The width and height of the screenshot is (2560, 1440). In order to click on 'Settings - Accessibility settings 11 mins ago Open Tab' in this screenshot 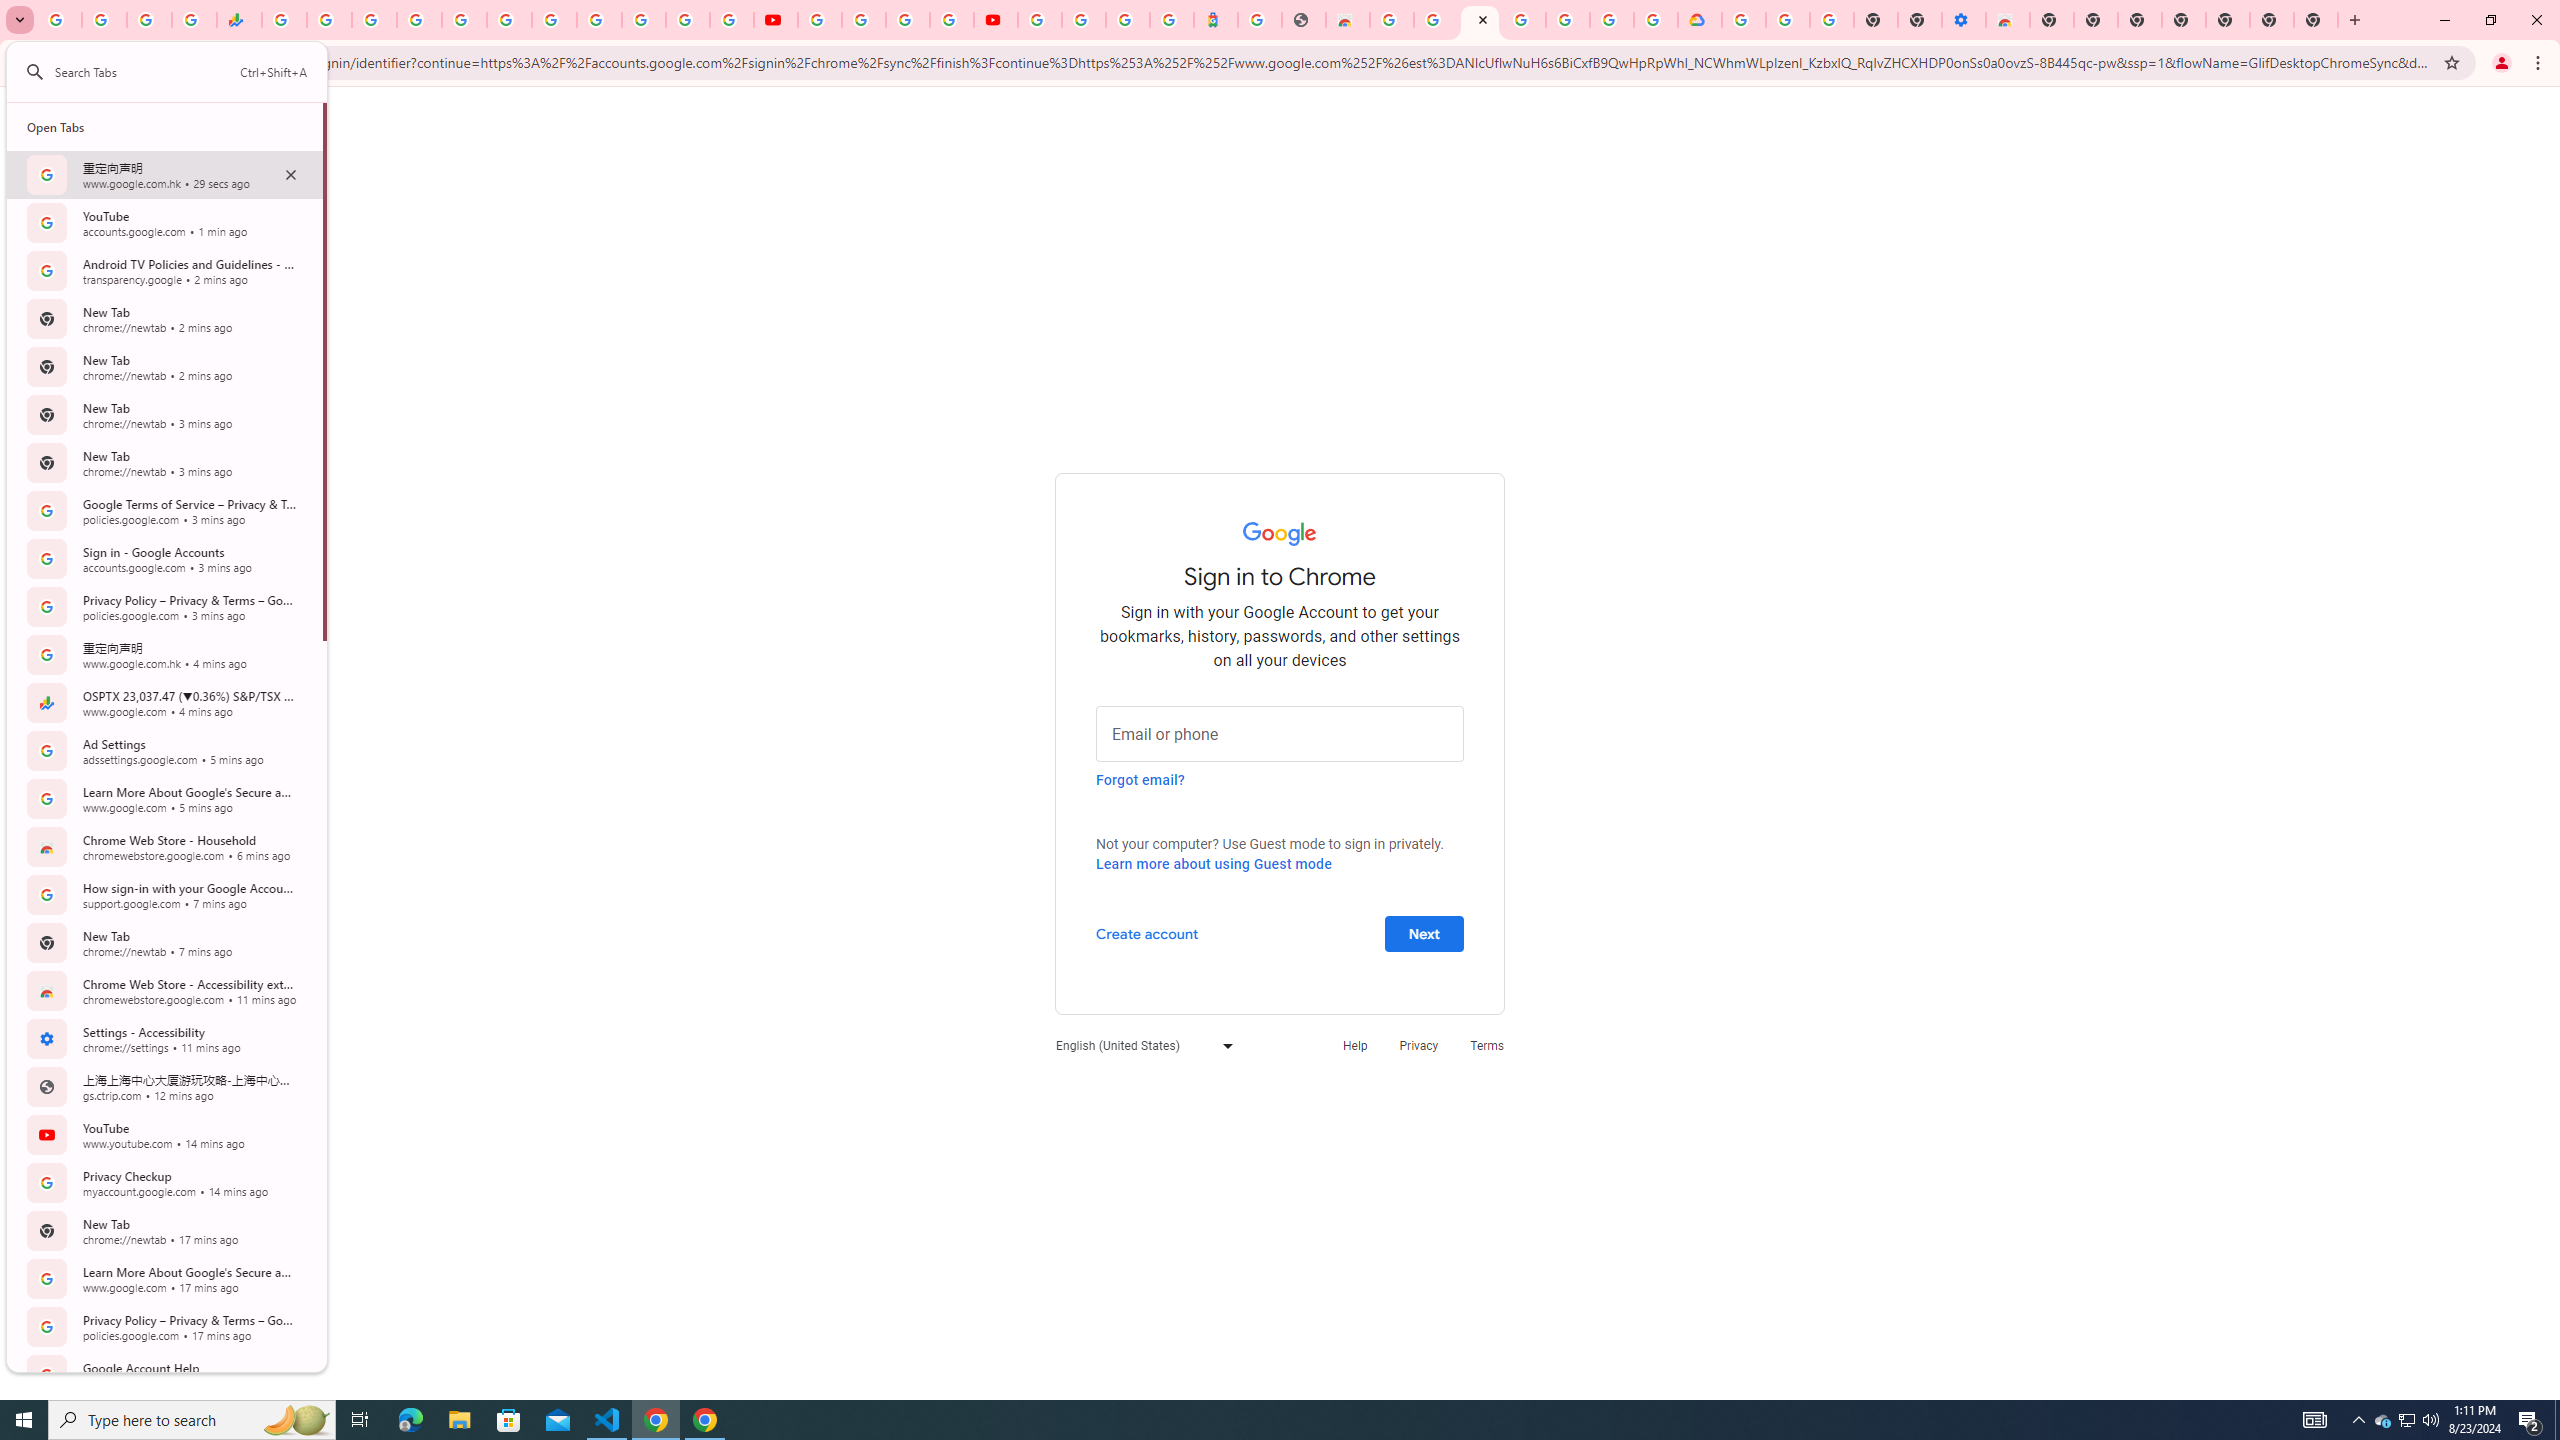, I will do `click(164, 1037)`.